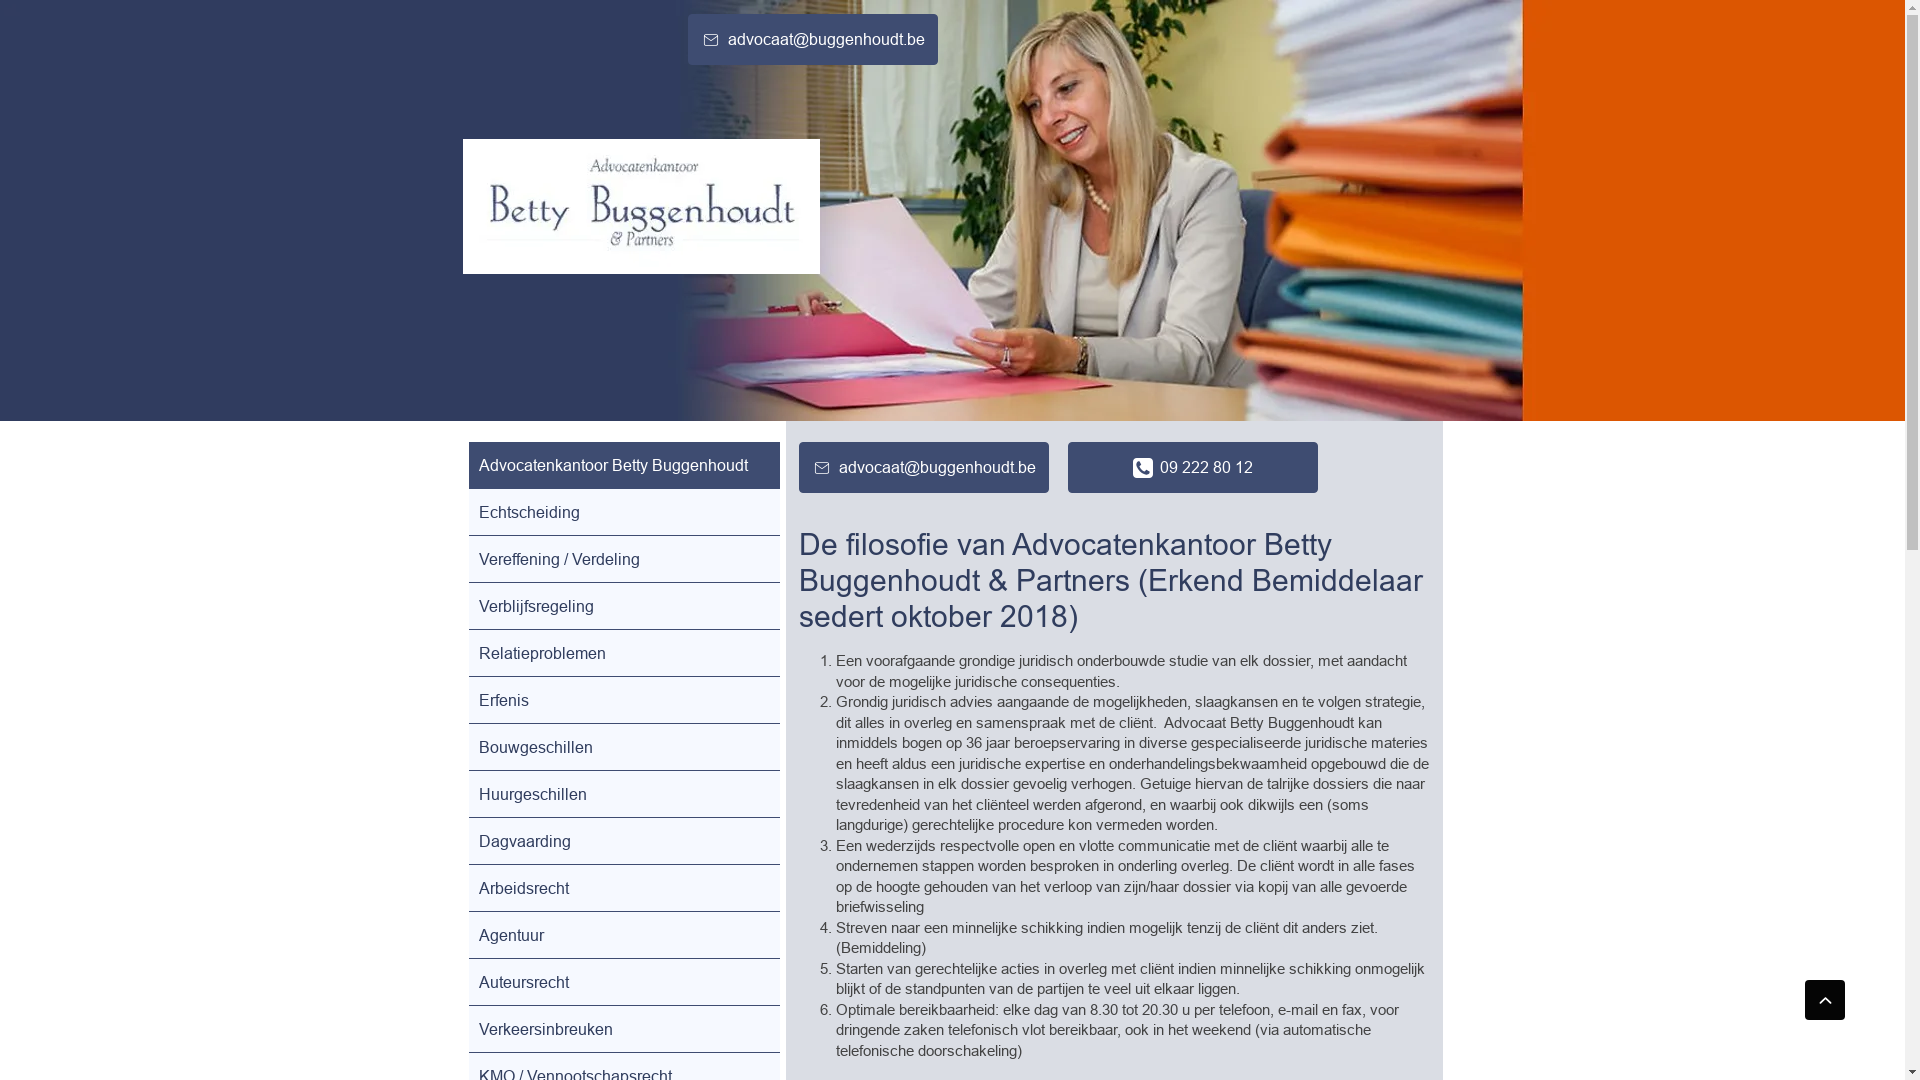 The width and height of the screenshot is (1920, 1080). I want to click on 'Auteursrecht', so click(622, 981).